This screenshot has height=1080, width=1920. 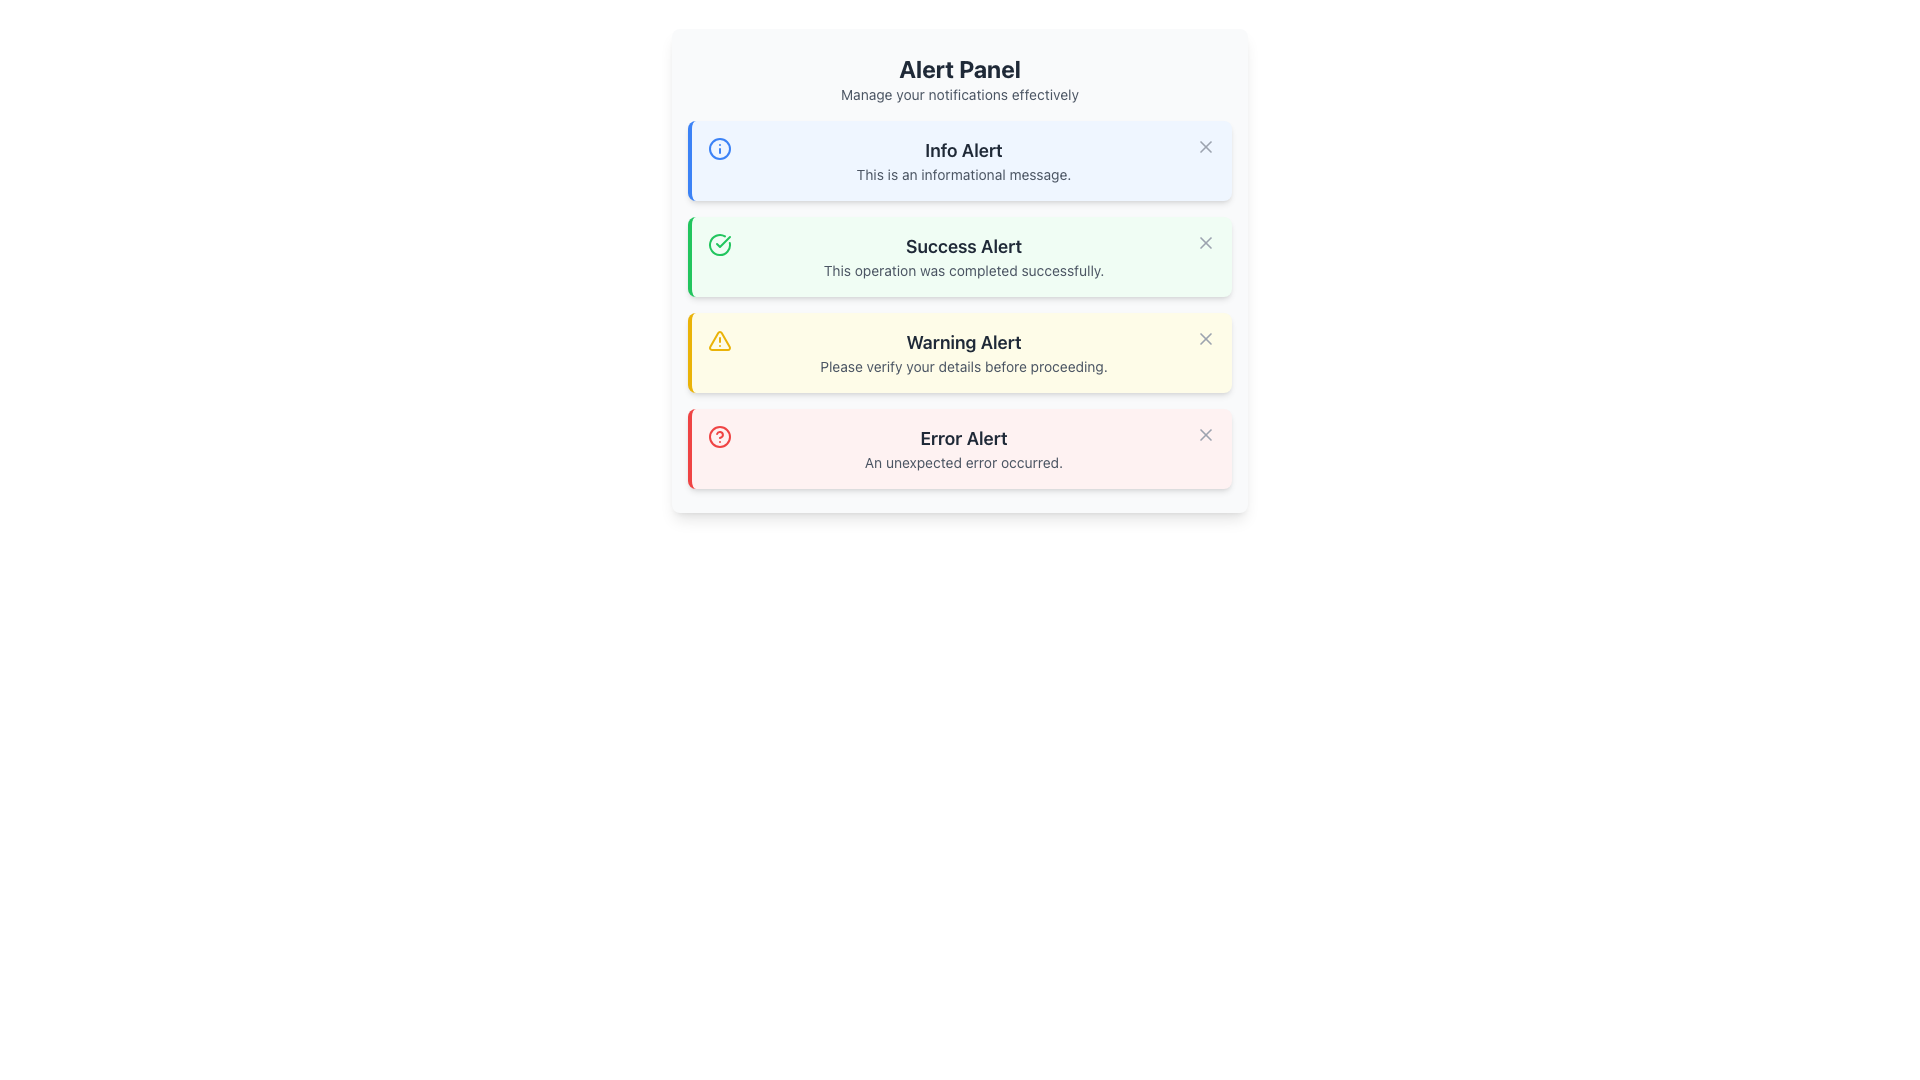 What do you see at coordinates (964, 366) in the screenshot?
I see `message displayed in the Text Label located within the 'Warning Alert' component of the Alert Panel, positioned below the header 'Warning Alert'` at bounding box center [964, 366].